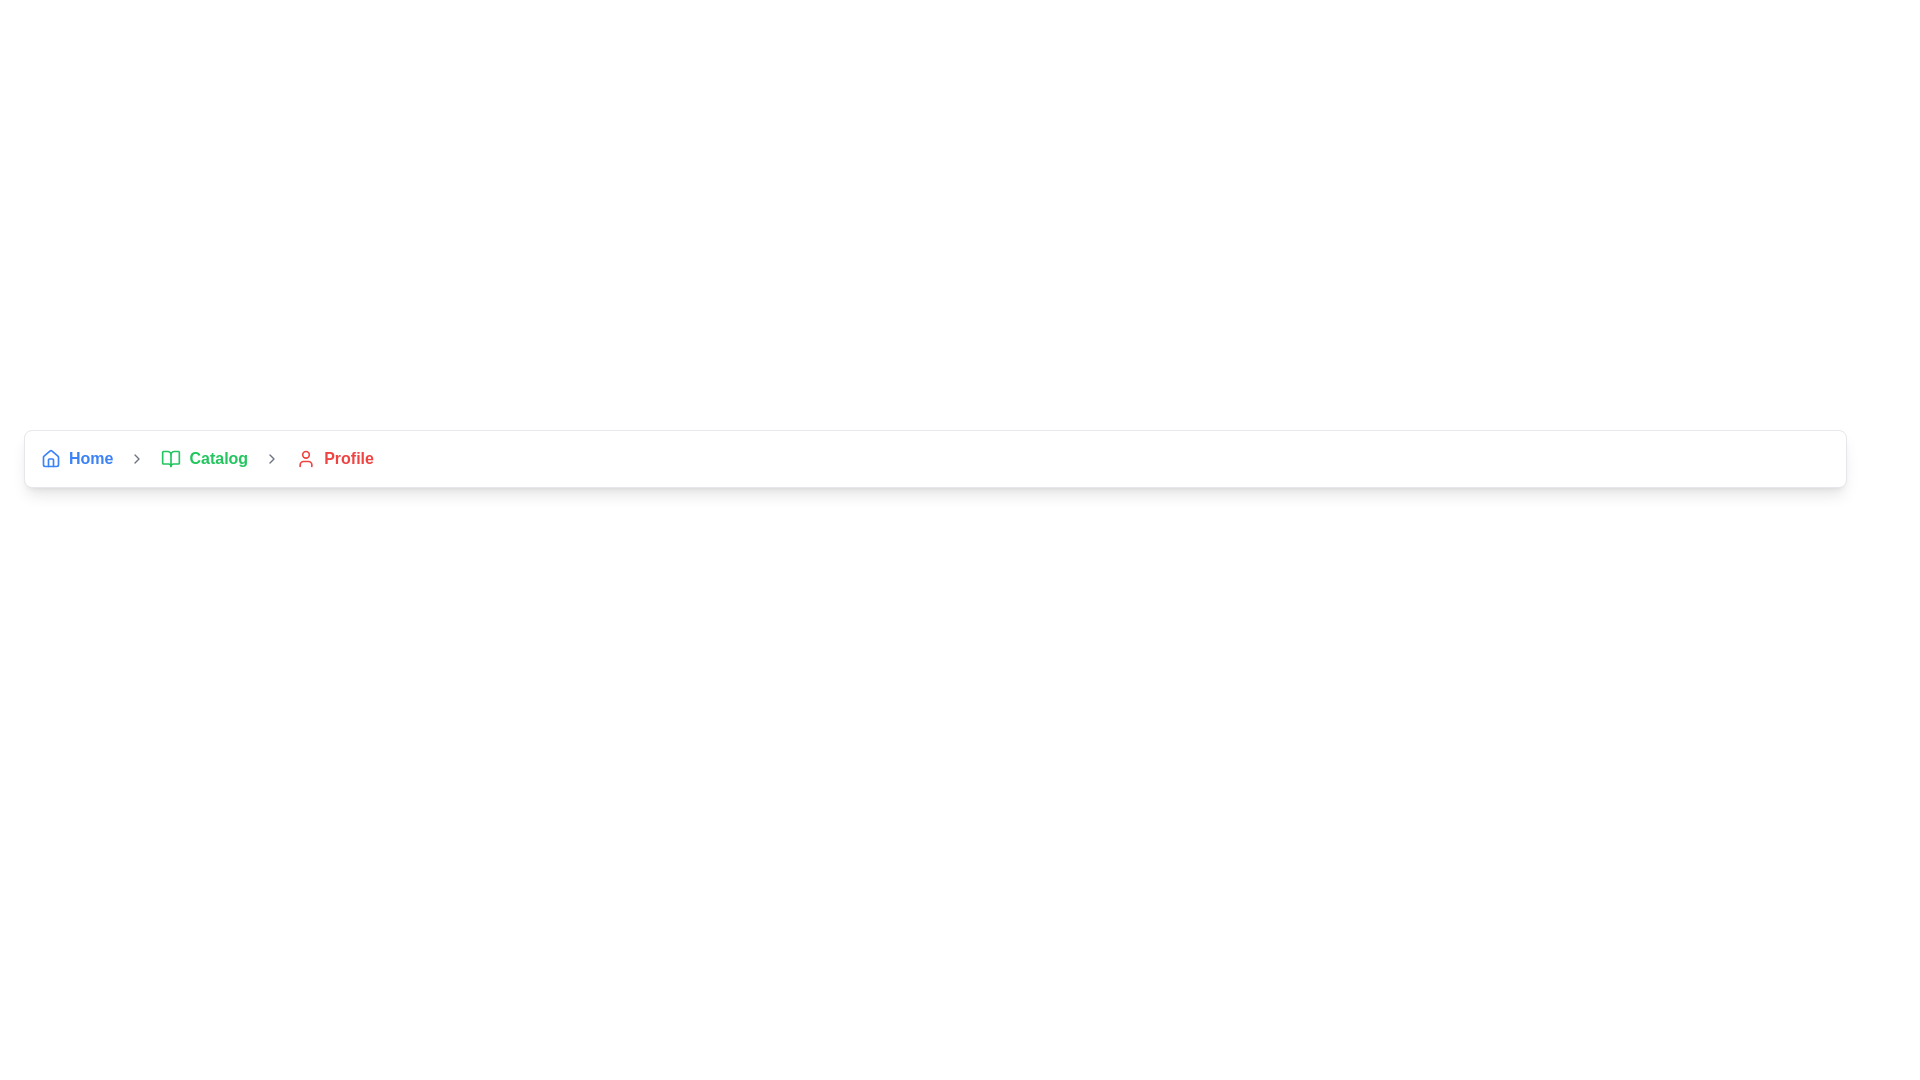 This screenshot has height=1080, width=1920. I want to click on the 'Profile' icon in the breadcrumb navigation bar, which is visually distinguished by a user icon and located to the left of the 'Profile' text, so click(305, 459).